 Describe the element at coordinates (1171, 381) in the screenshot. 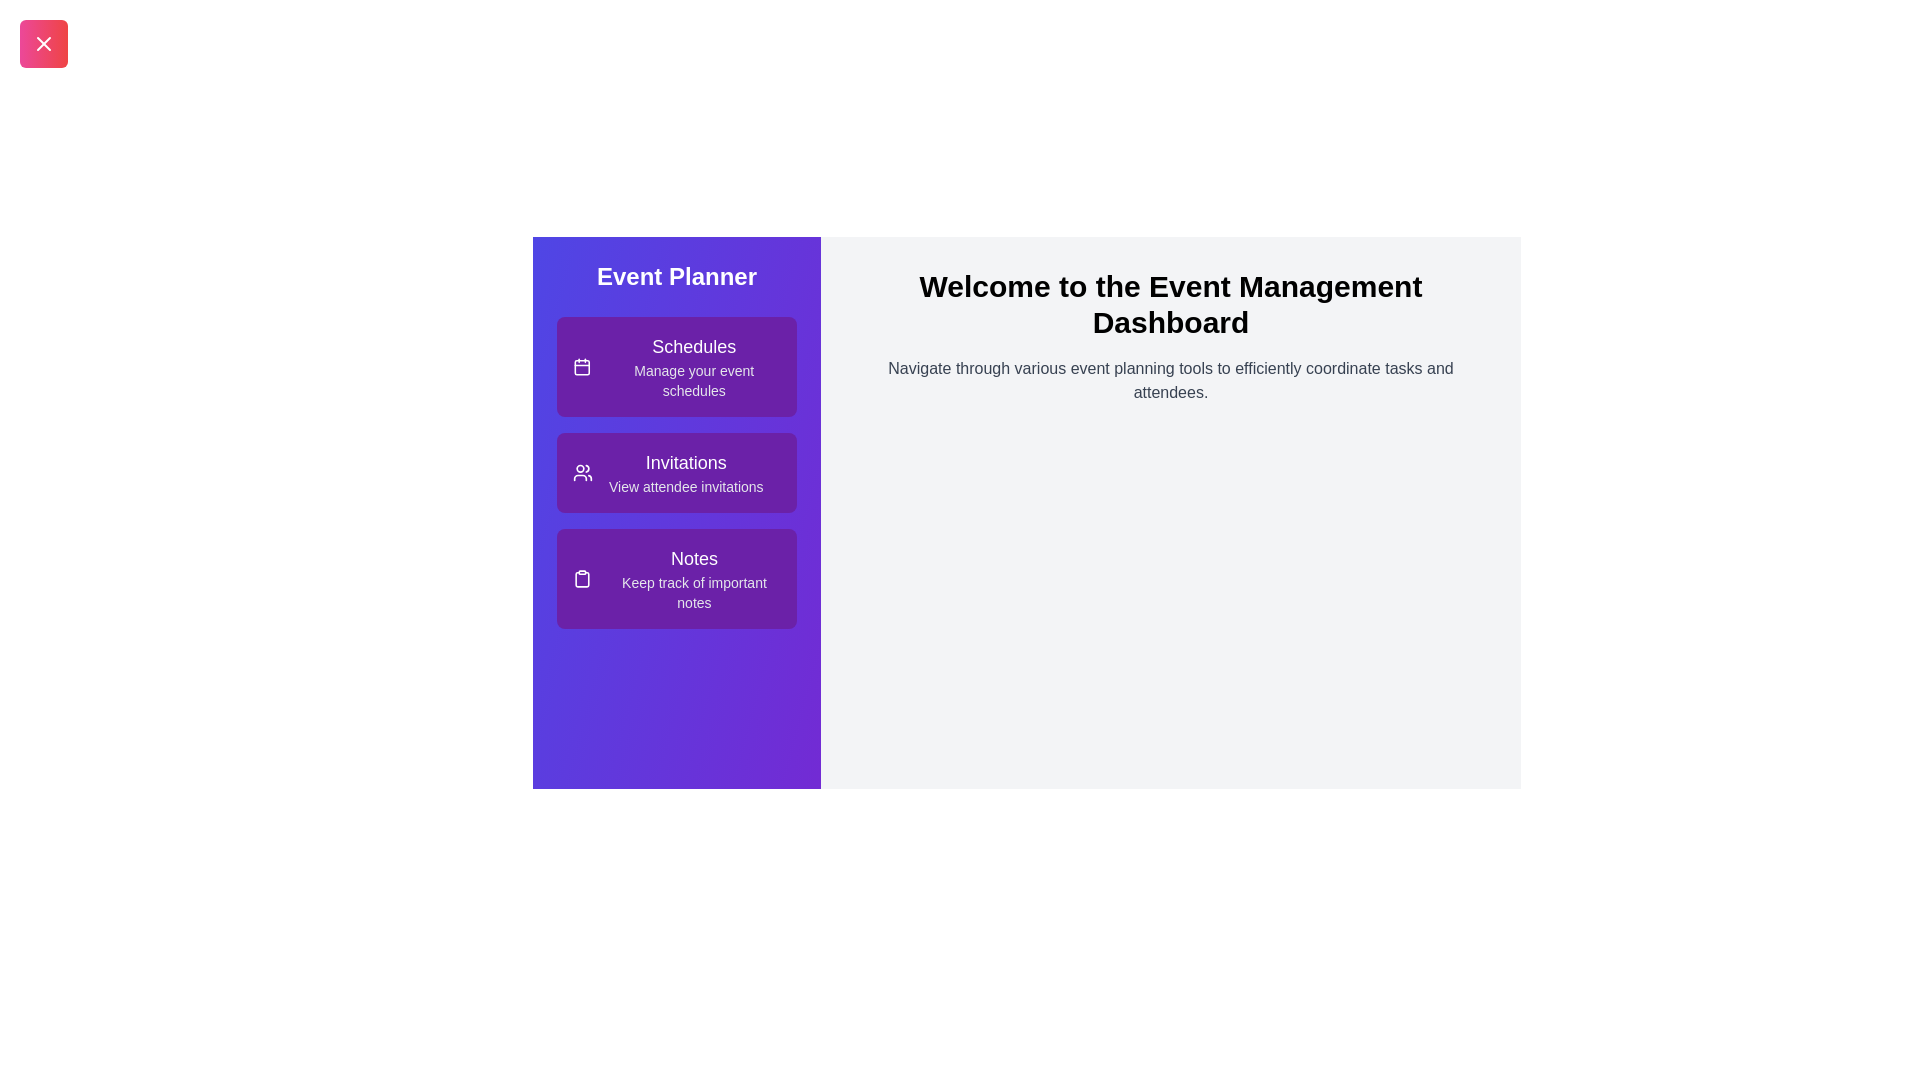

I see `the descriptive text in the main content area` at that location.